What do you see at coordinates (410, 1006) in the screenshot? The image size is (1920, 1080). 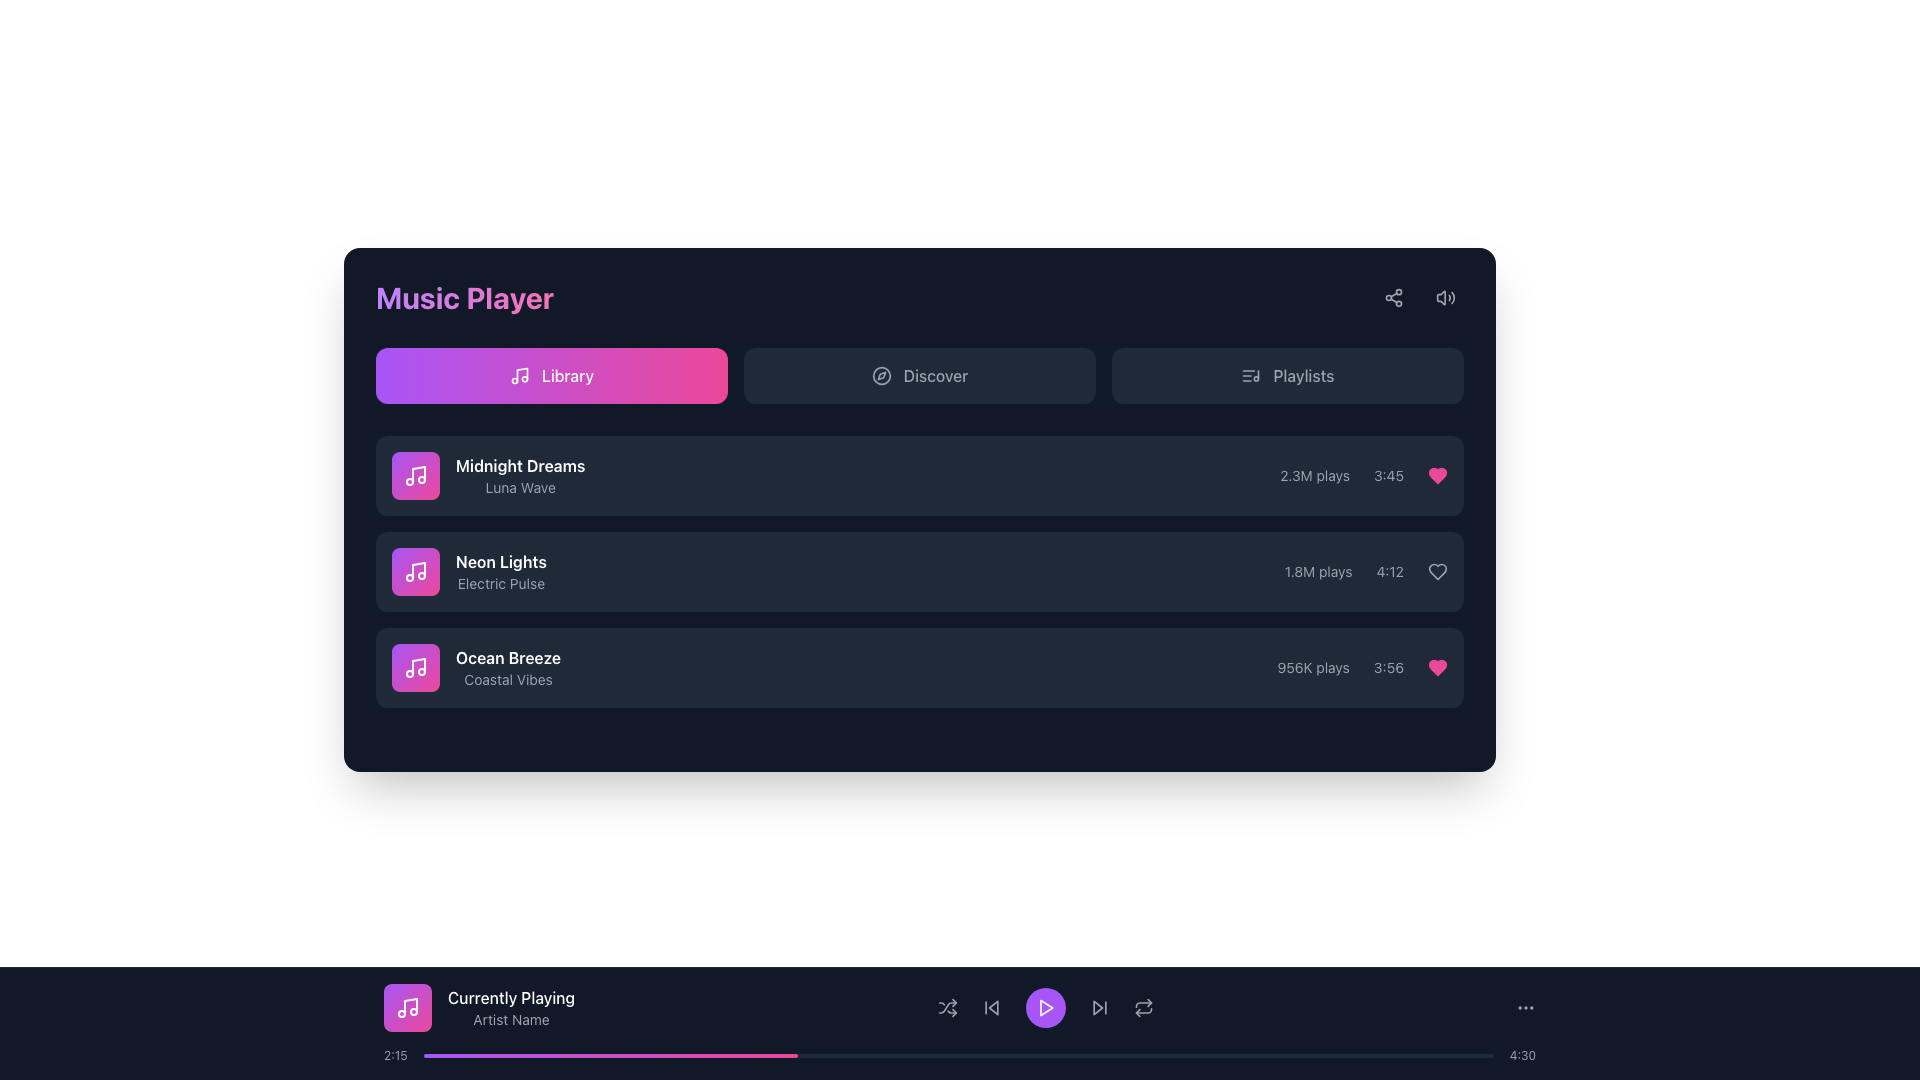 I see `the vertical line resembling a musical note's stem located in the bottom section of the music player interface within the 'Currently Playing' area` at bounding box center [410, 1006].